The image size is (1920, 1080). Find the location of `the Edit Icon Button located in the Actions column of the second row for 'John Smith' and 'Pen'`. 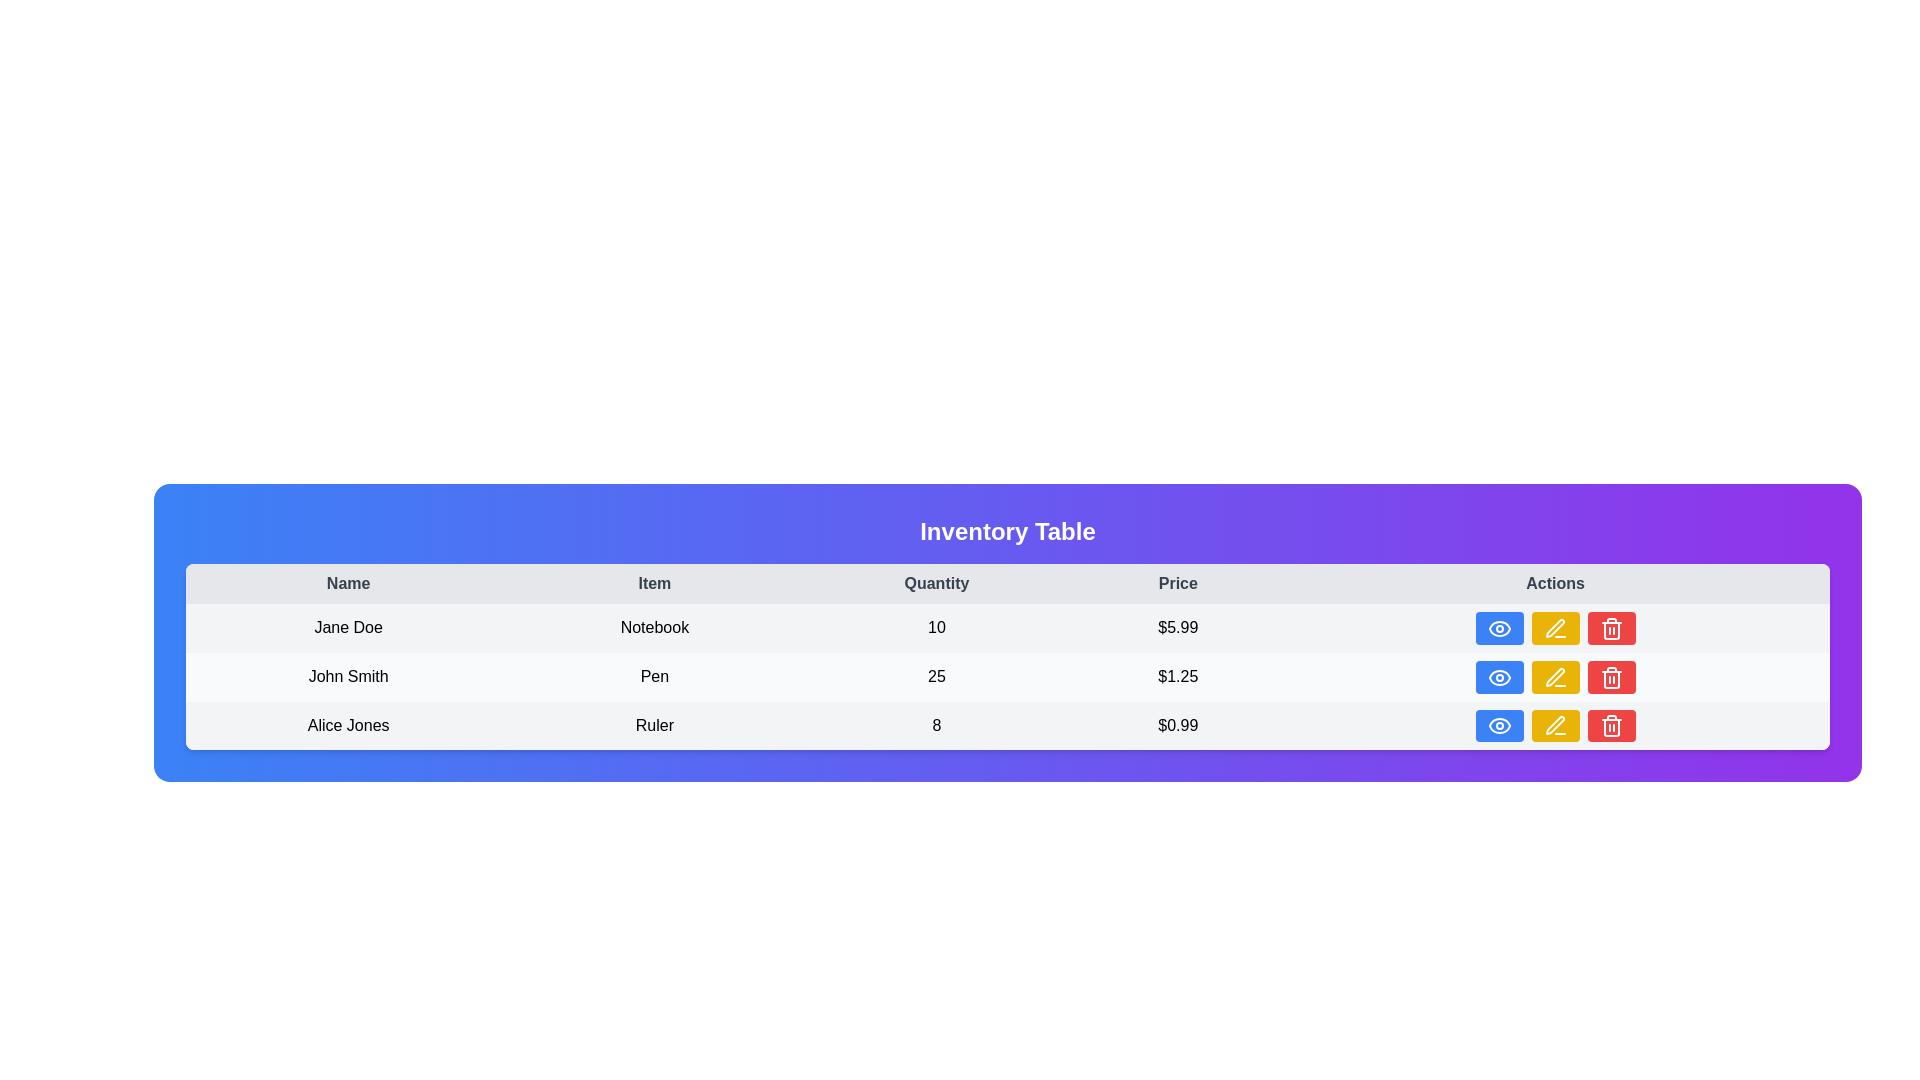

the Edit Icon Button located in the Actions column of the second row for 'John Smith' and 'Pen' is located at coordinates (1554, 676).